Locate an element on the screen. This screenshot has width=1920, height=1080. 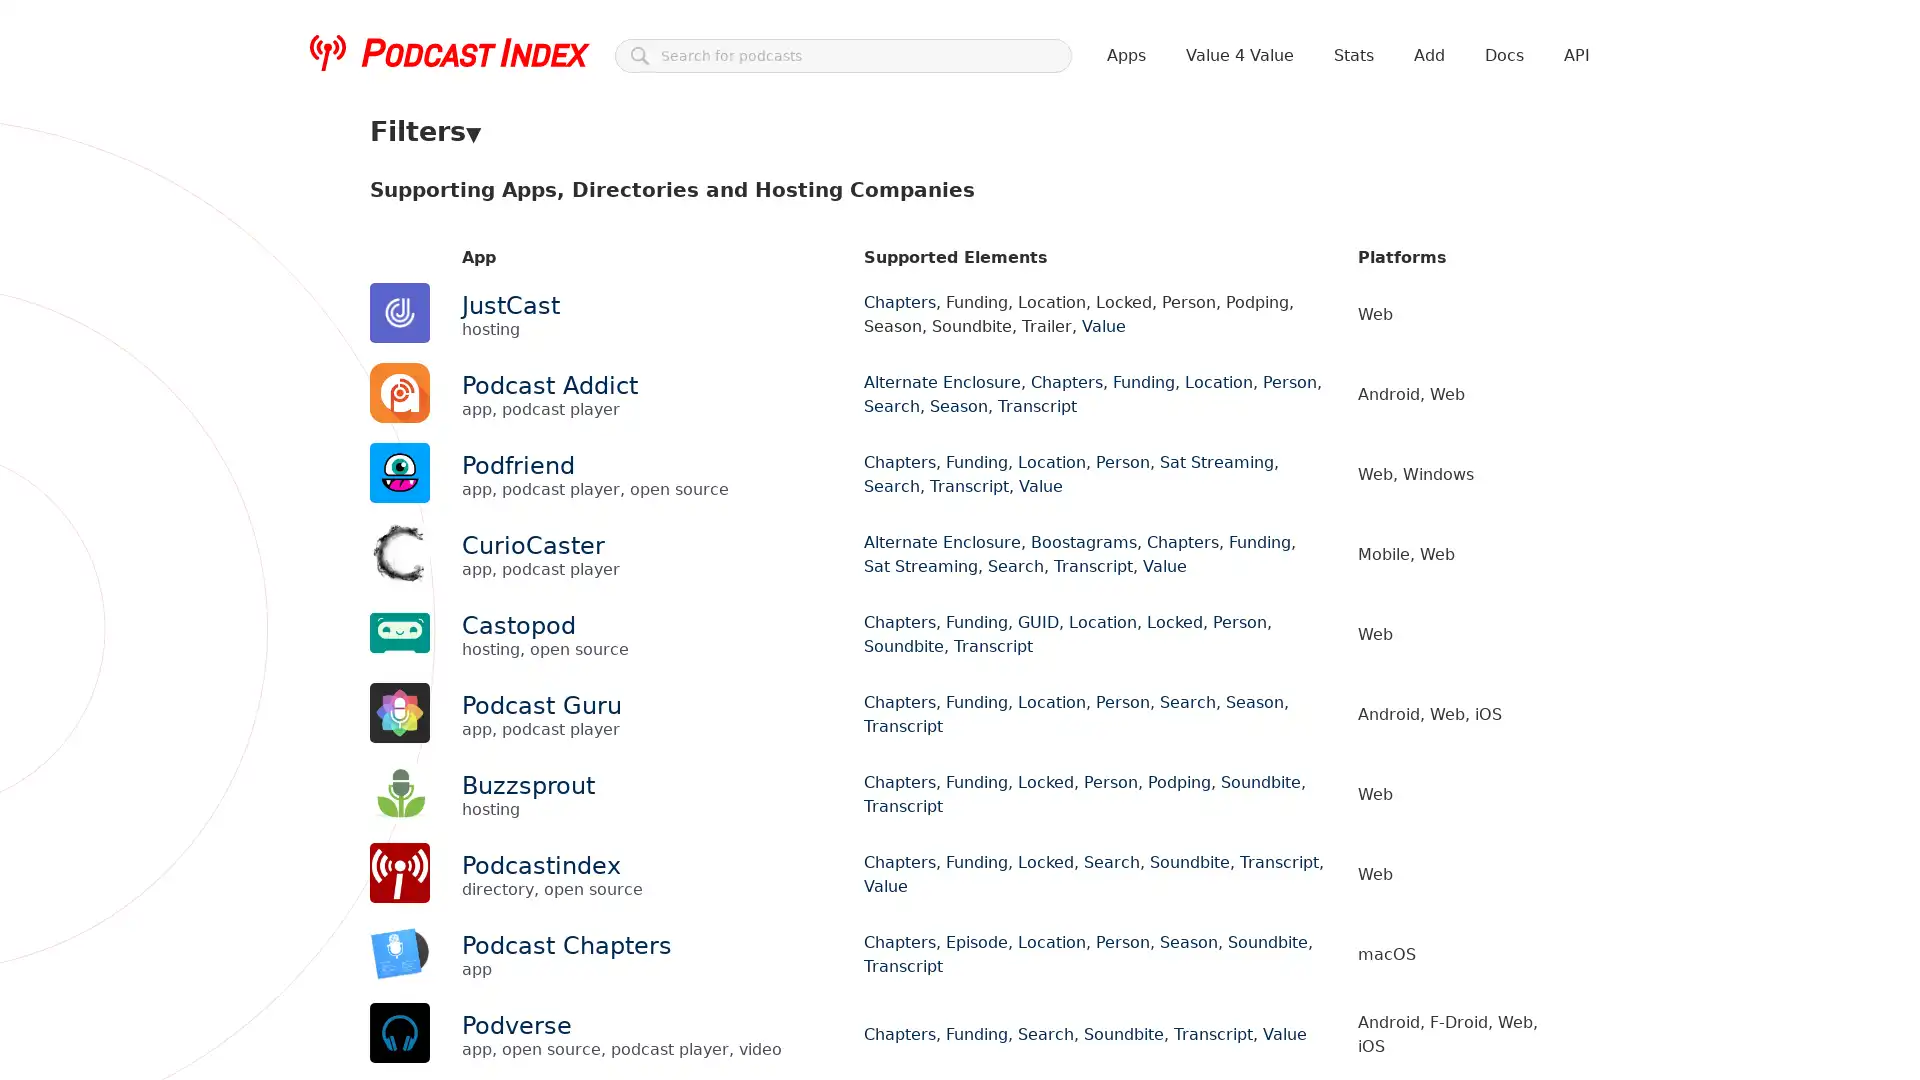
Mobile is located at coordinates (1307, 410).